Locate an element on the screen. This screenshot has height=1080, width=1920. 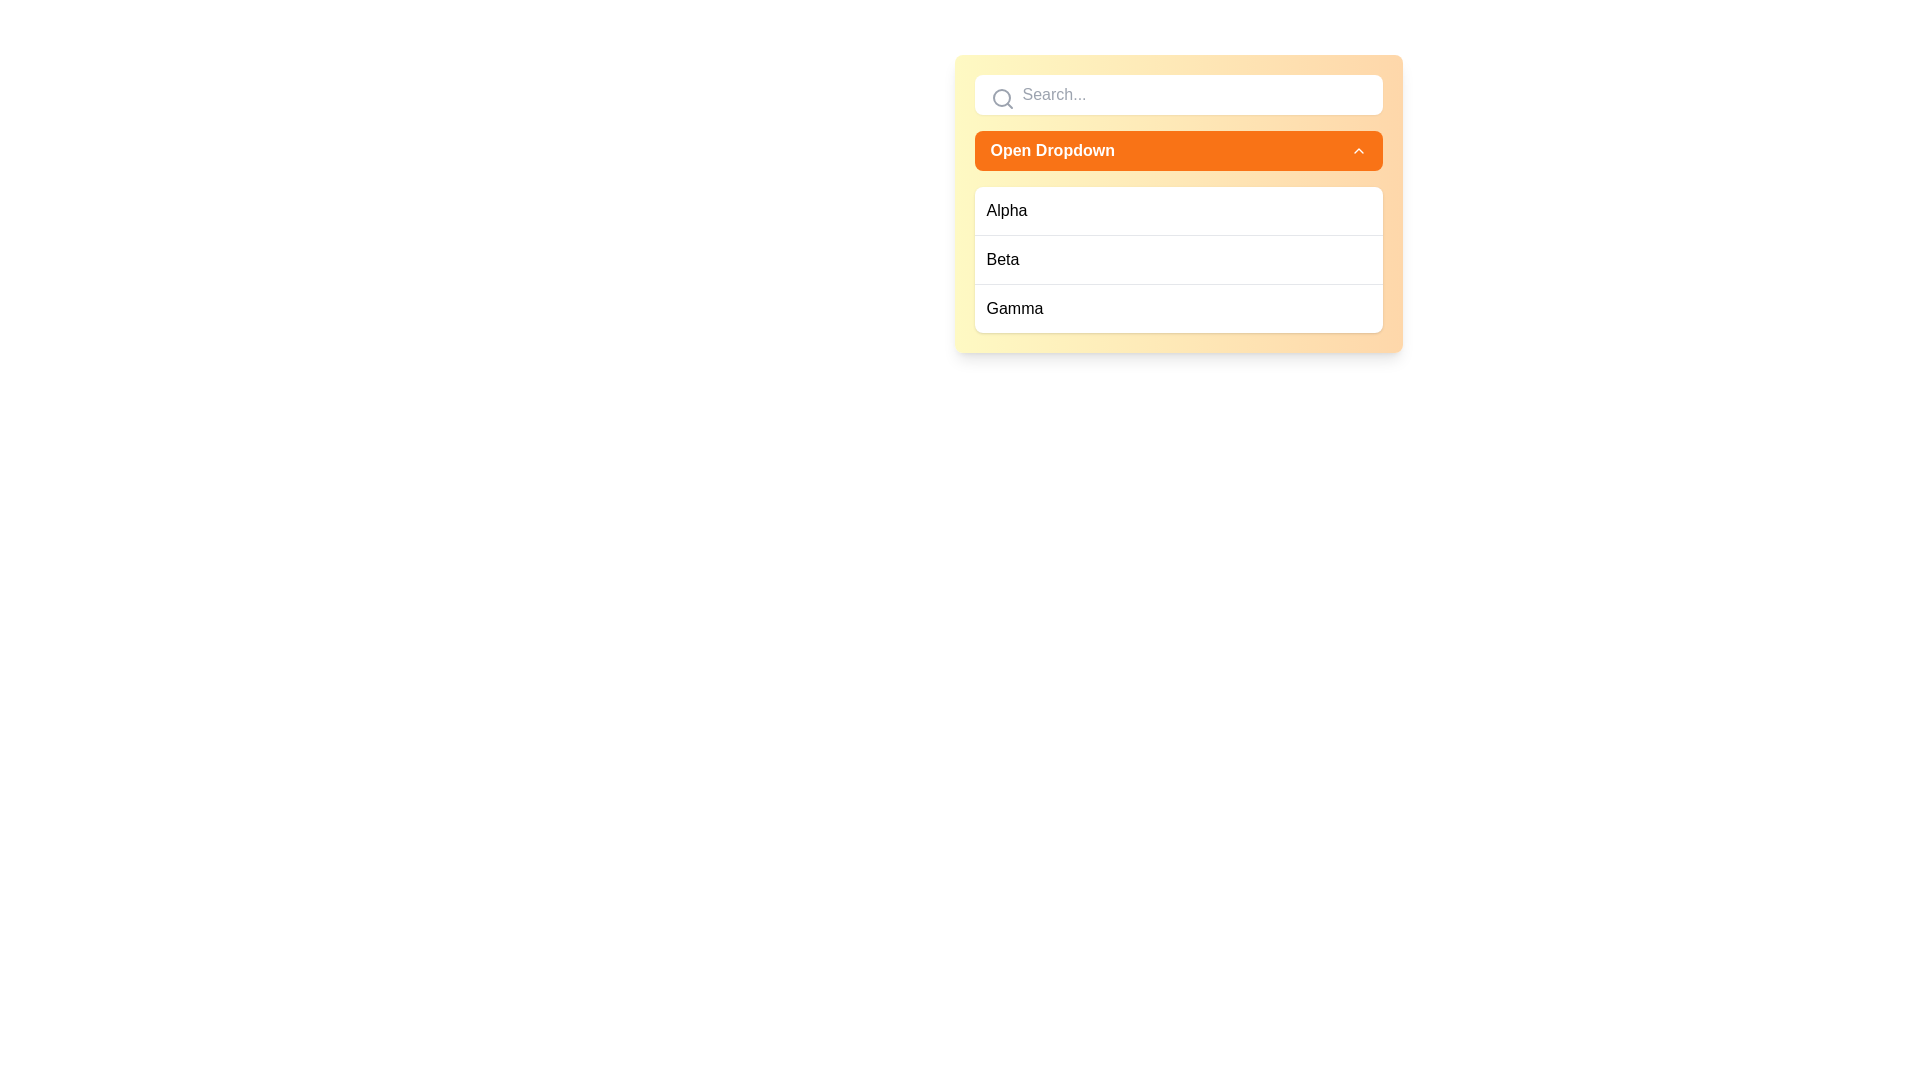
the first option labeled 'Alpha' within the dropdown menu, which is positioned directly below the 'Open Dropdown' button is located at coordinates (1007, 211).